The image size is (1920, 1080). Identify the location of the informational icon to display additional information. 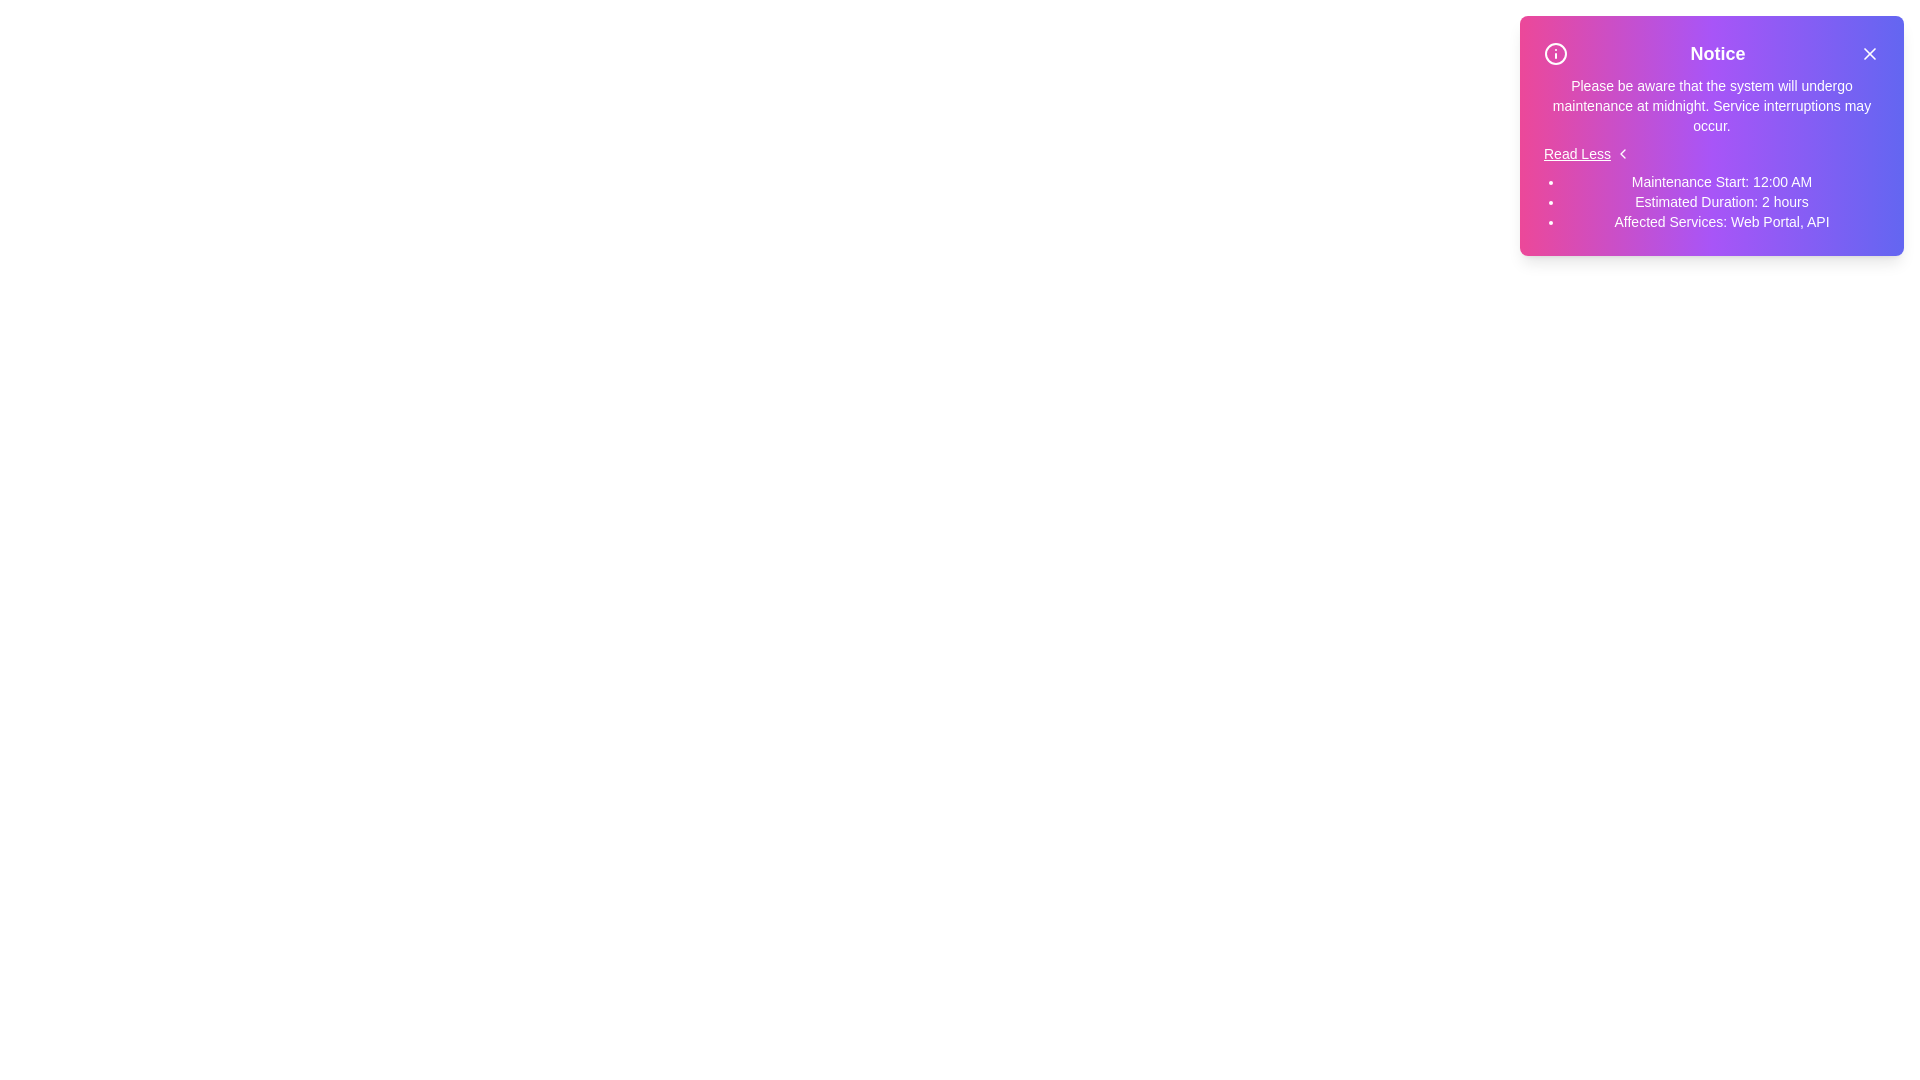
(1554, 53).